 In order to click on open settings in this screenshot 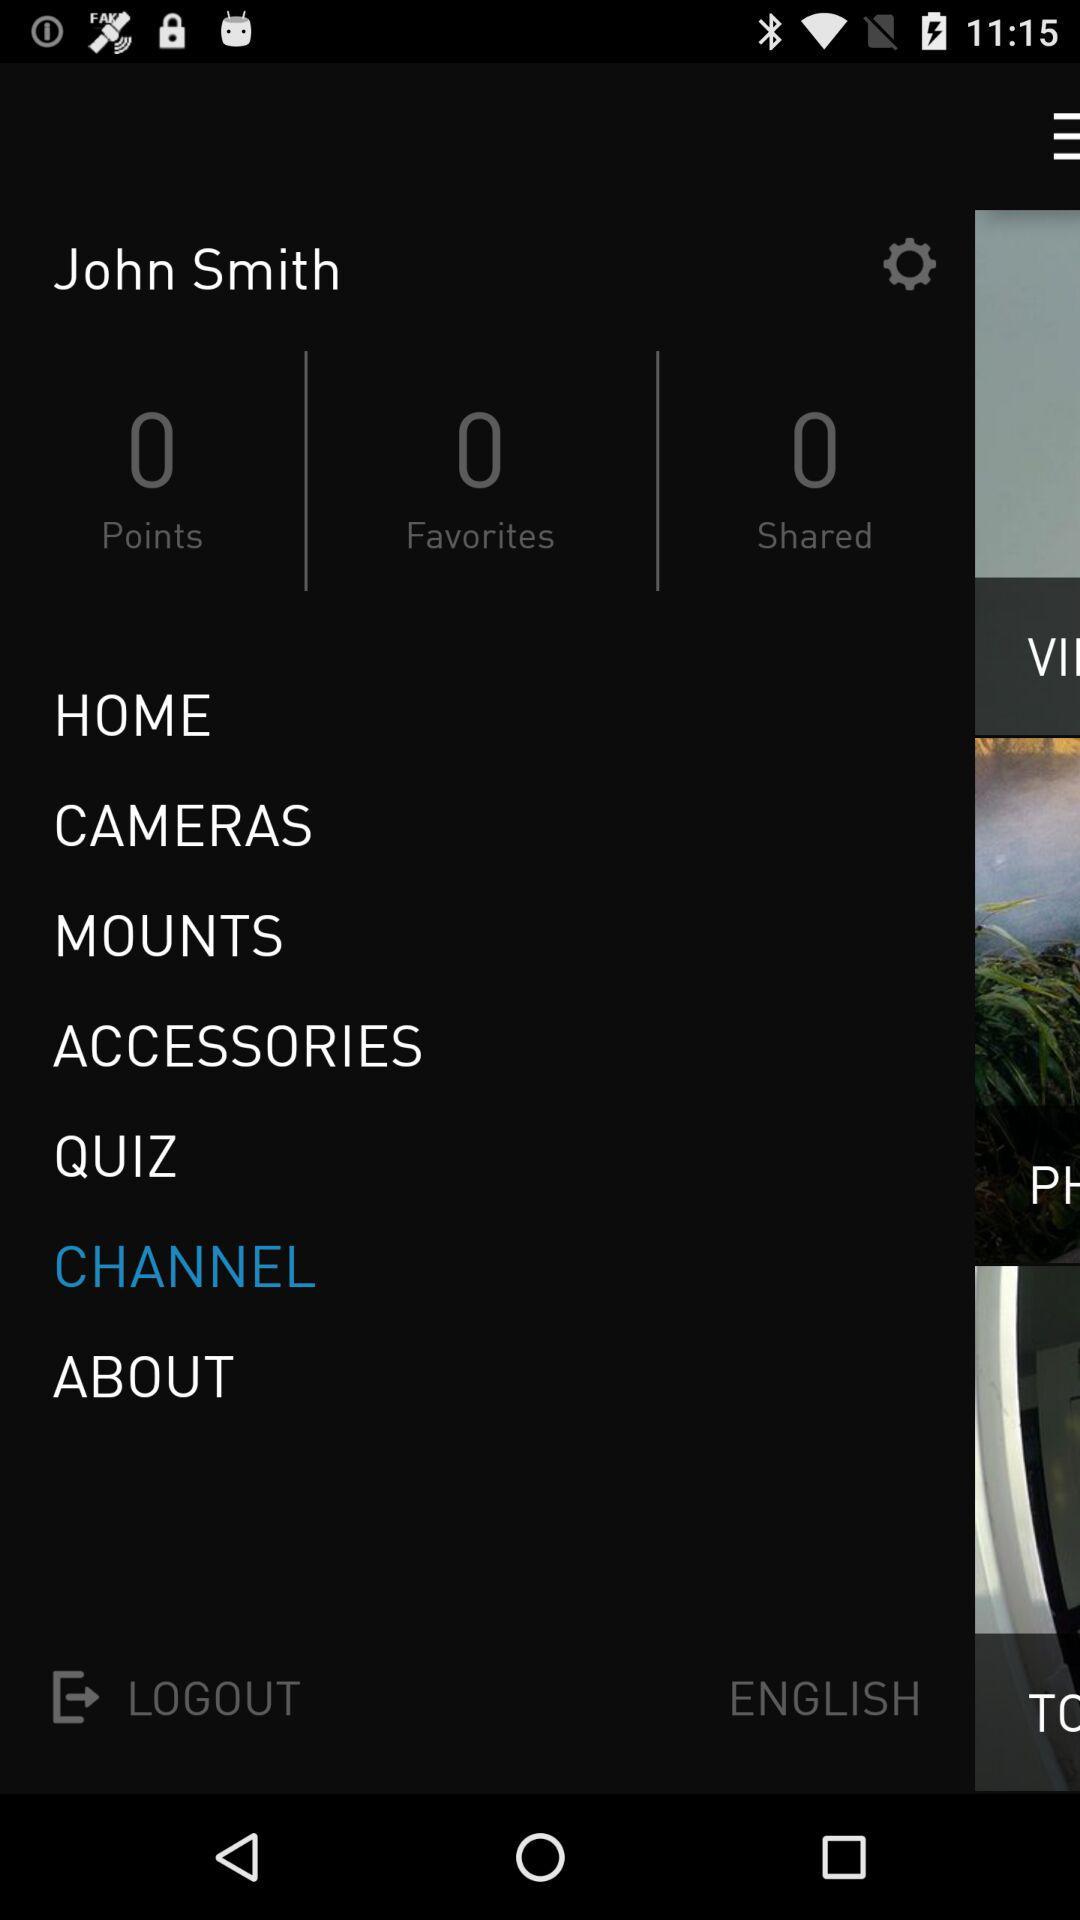, I will do `click(909, 262)`.